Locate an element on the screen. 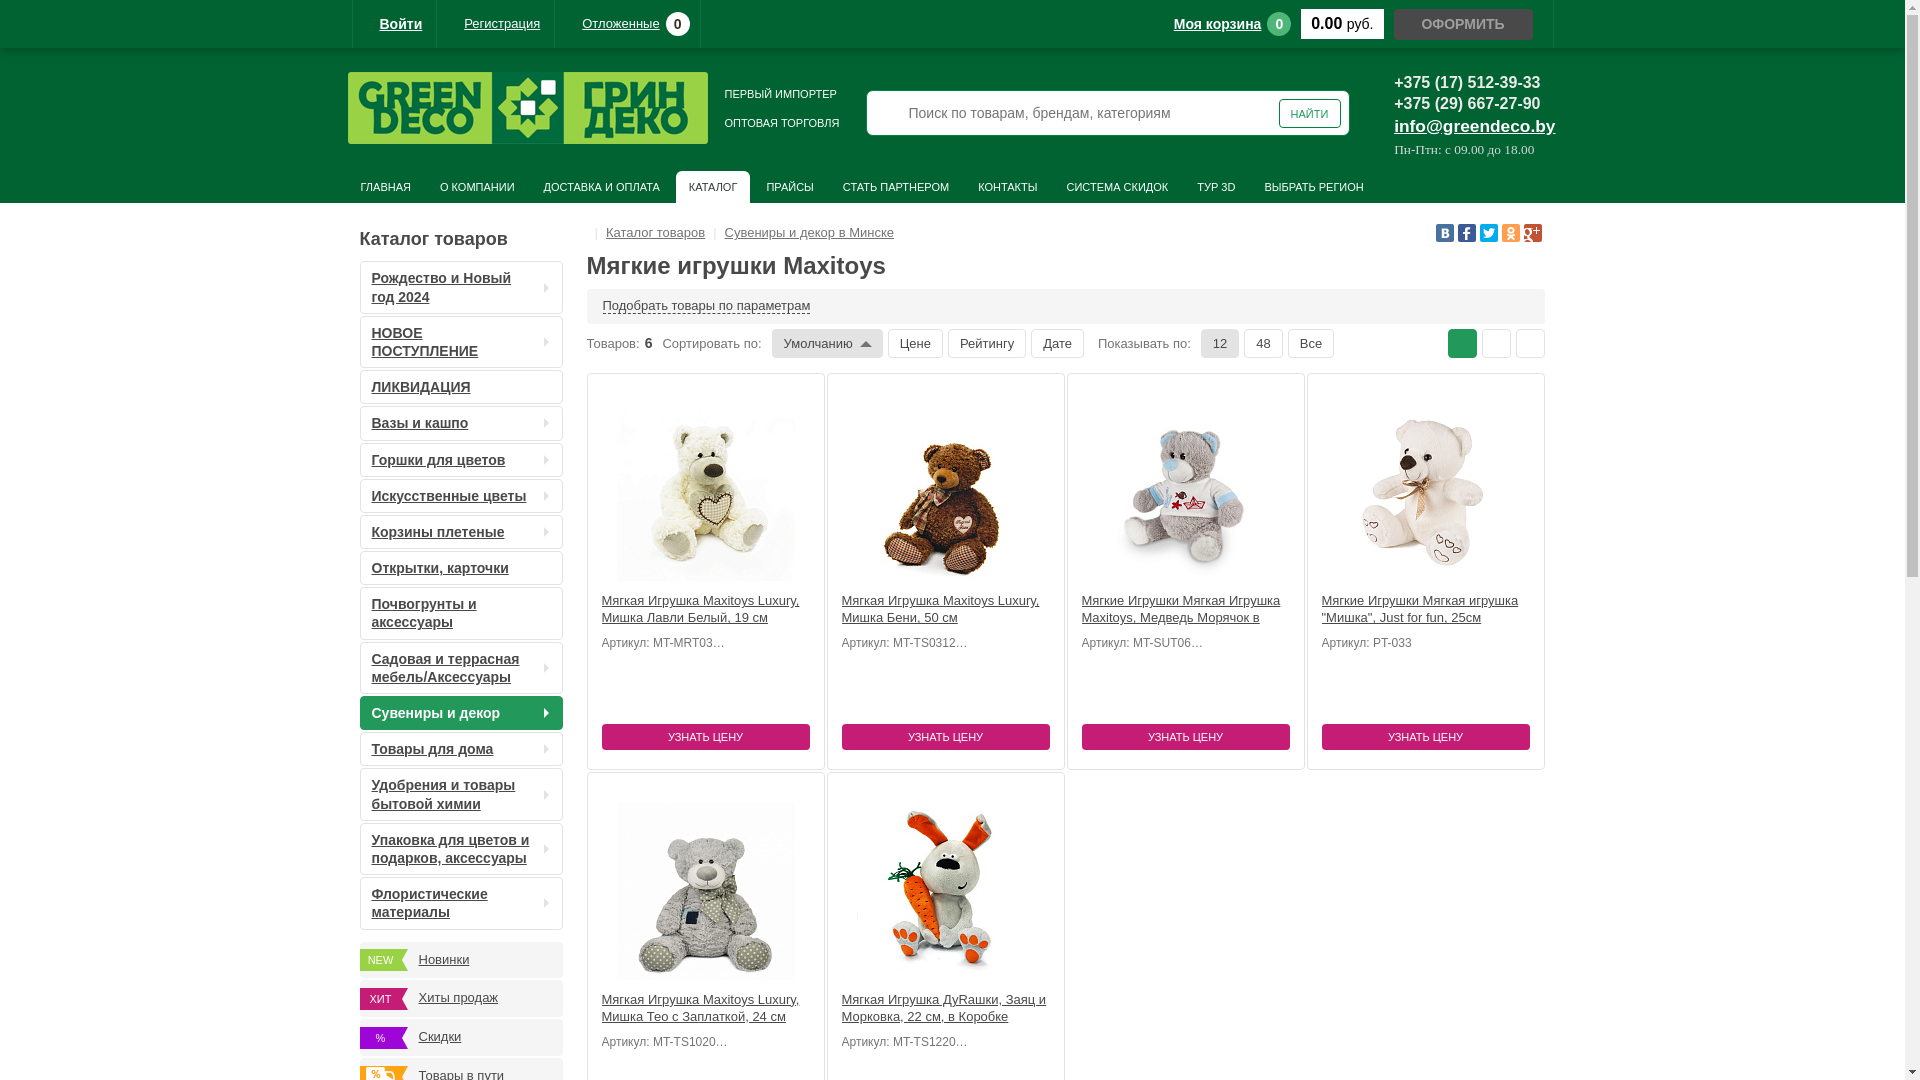 The image size is (1920, 1080). 'Google Plus' is located at coordinates (1531, 231).